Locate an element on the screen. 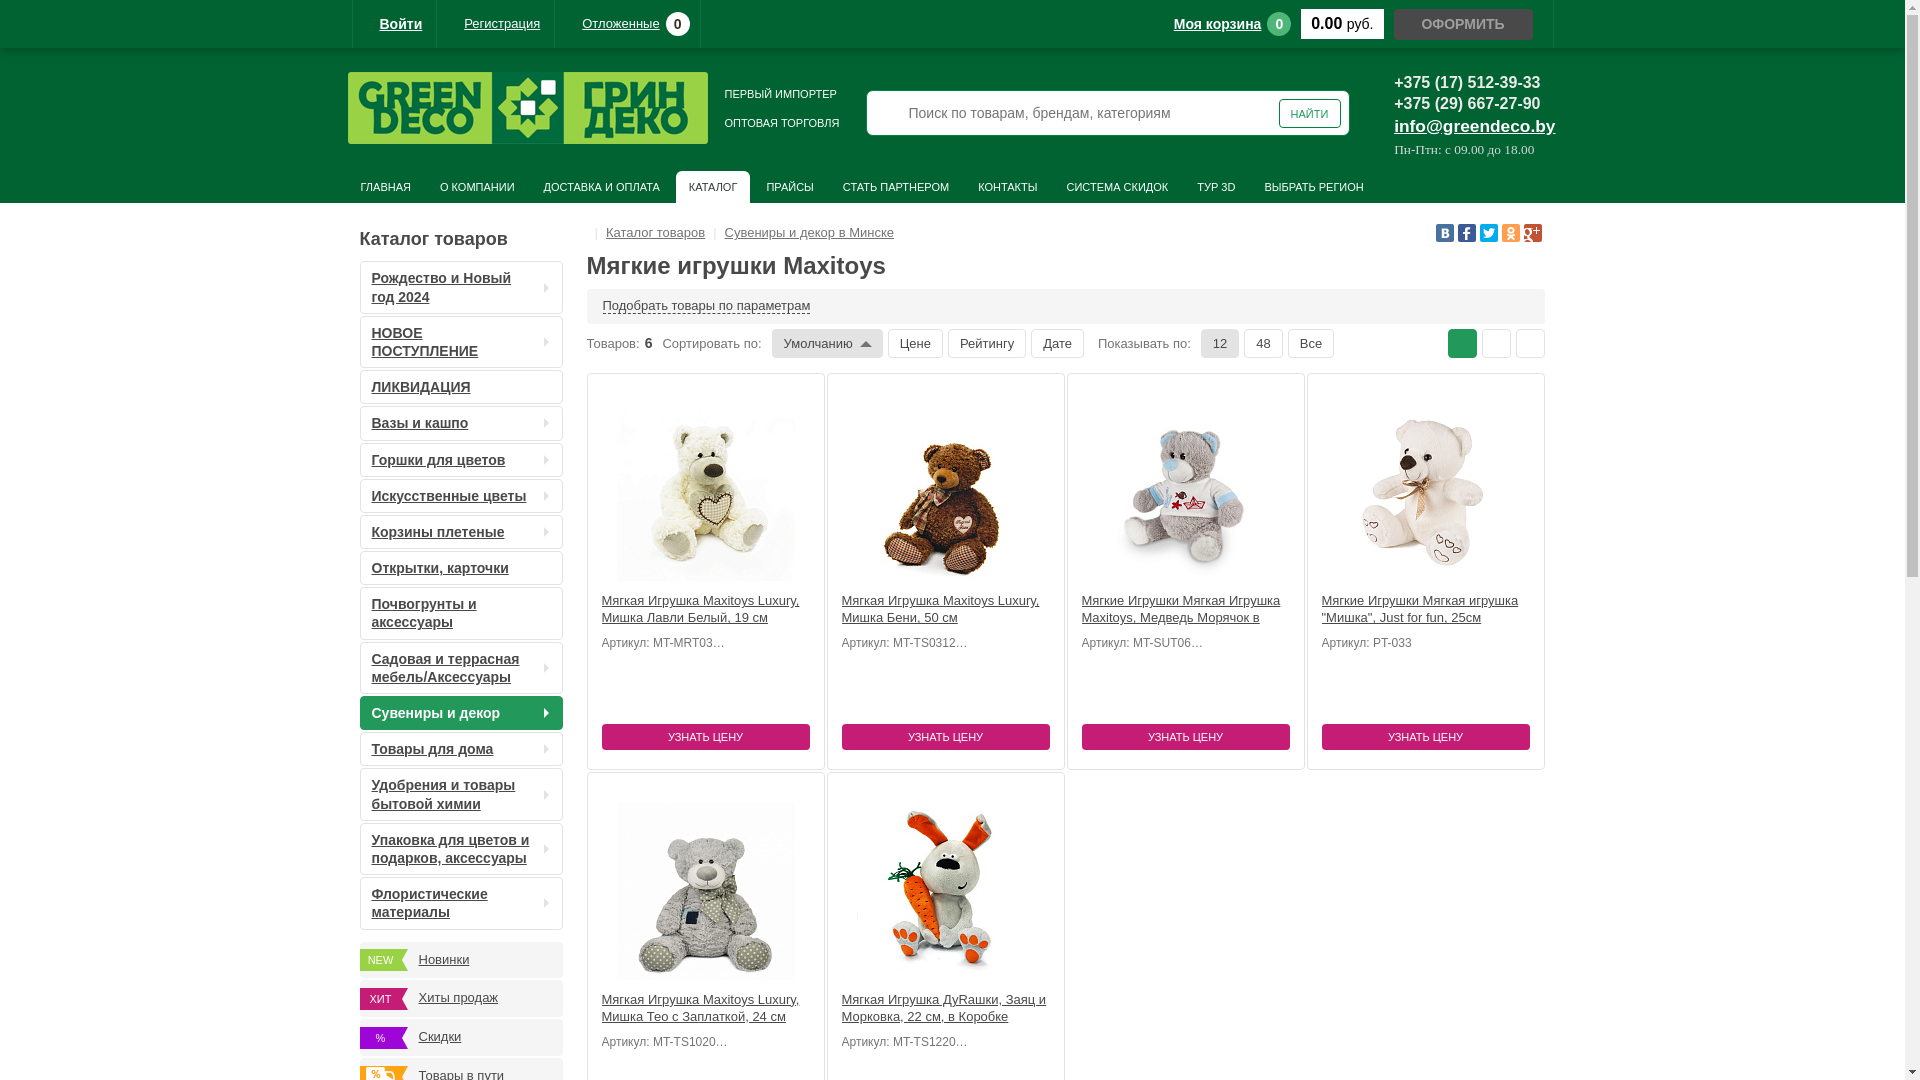 The image size is (1920, 1080). 'Google Plus' is located at coordinates (1531, 231).